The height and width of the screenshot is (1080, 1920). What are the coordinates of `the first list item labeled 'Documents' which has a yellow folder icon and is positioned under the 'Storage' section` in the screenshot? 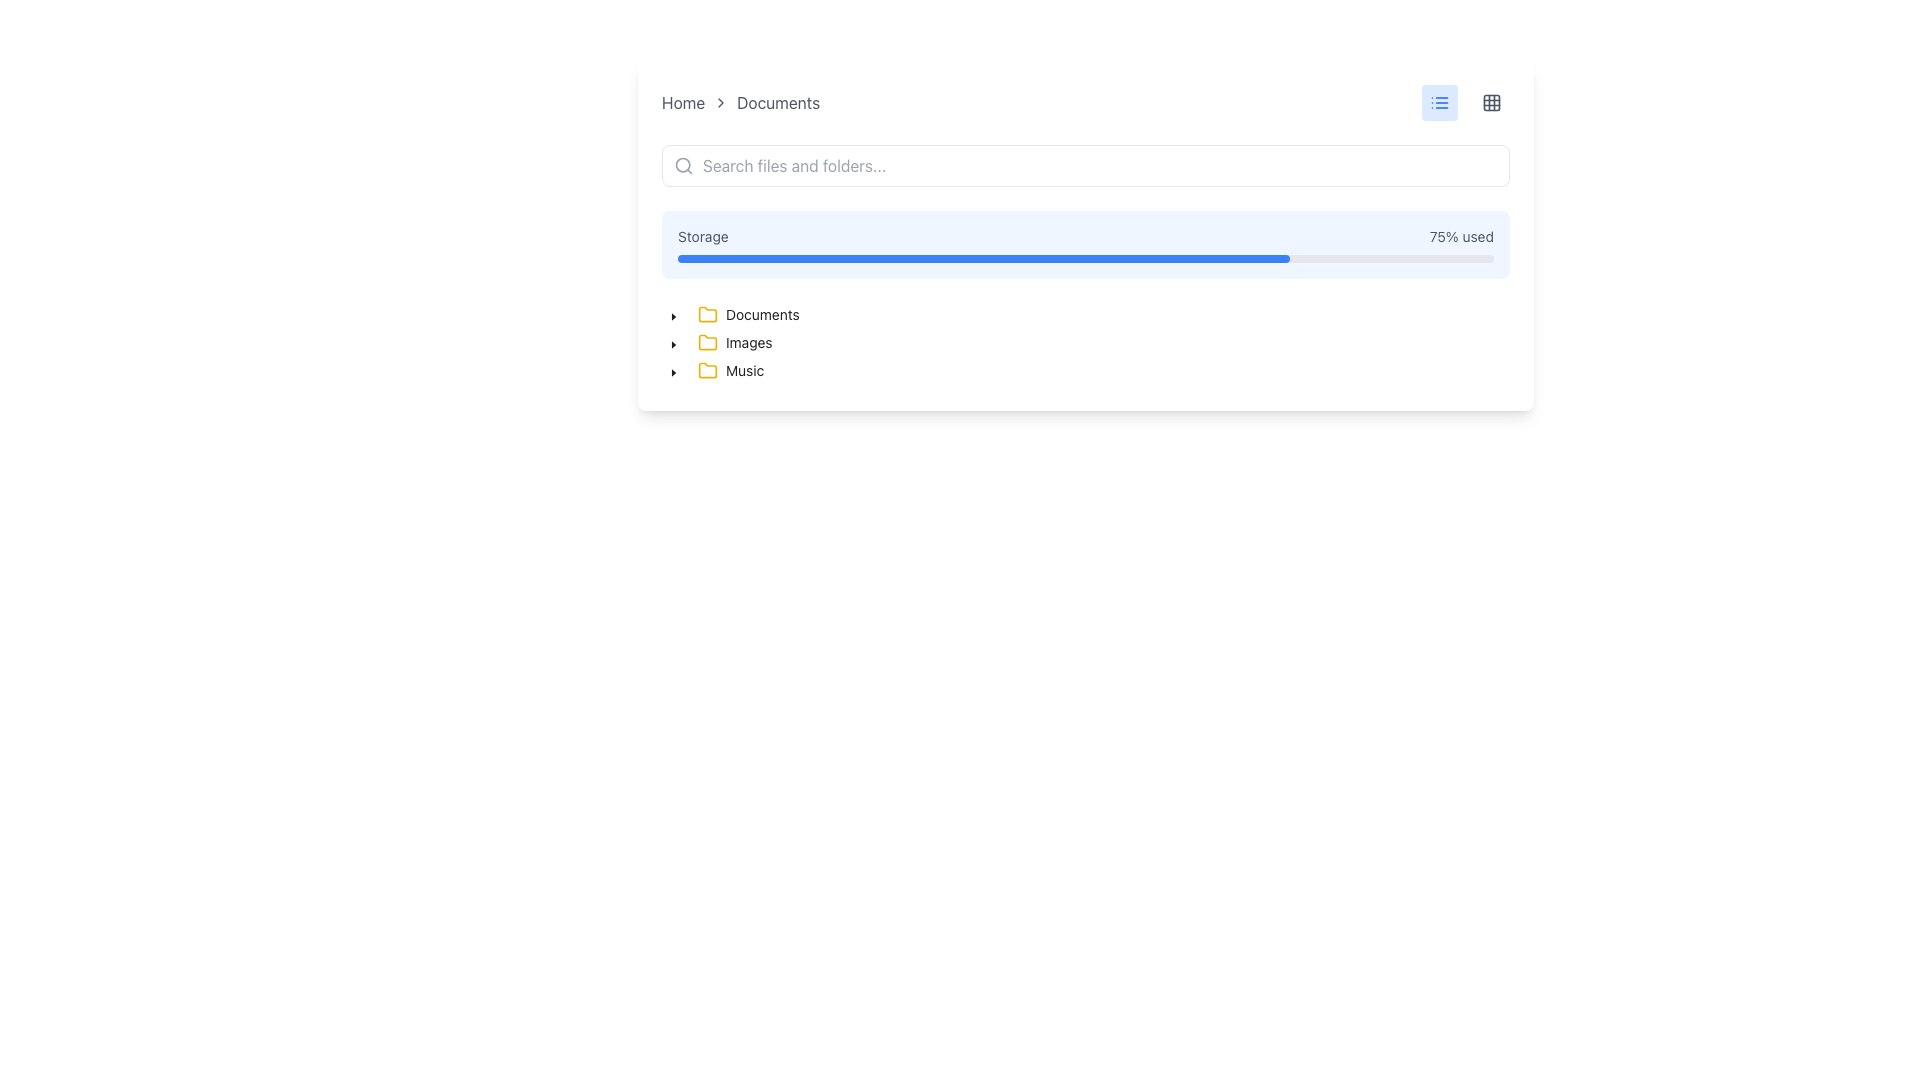 It's located at (747, 315).